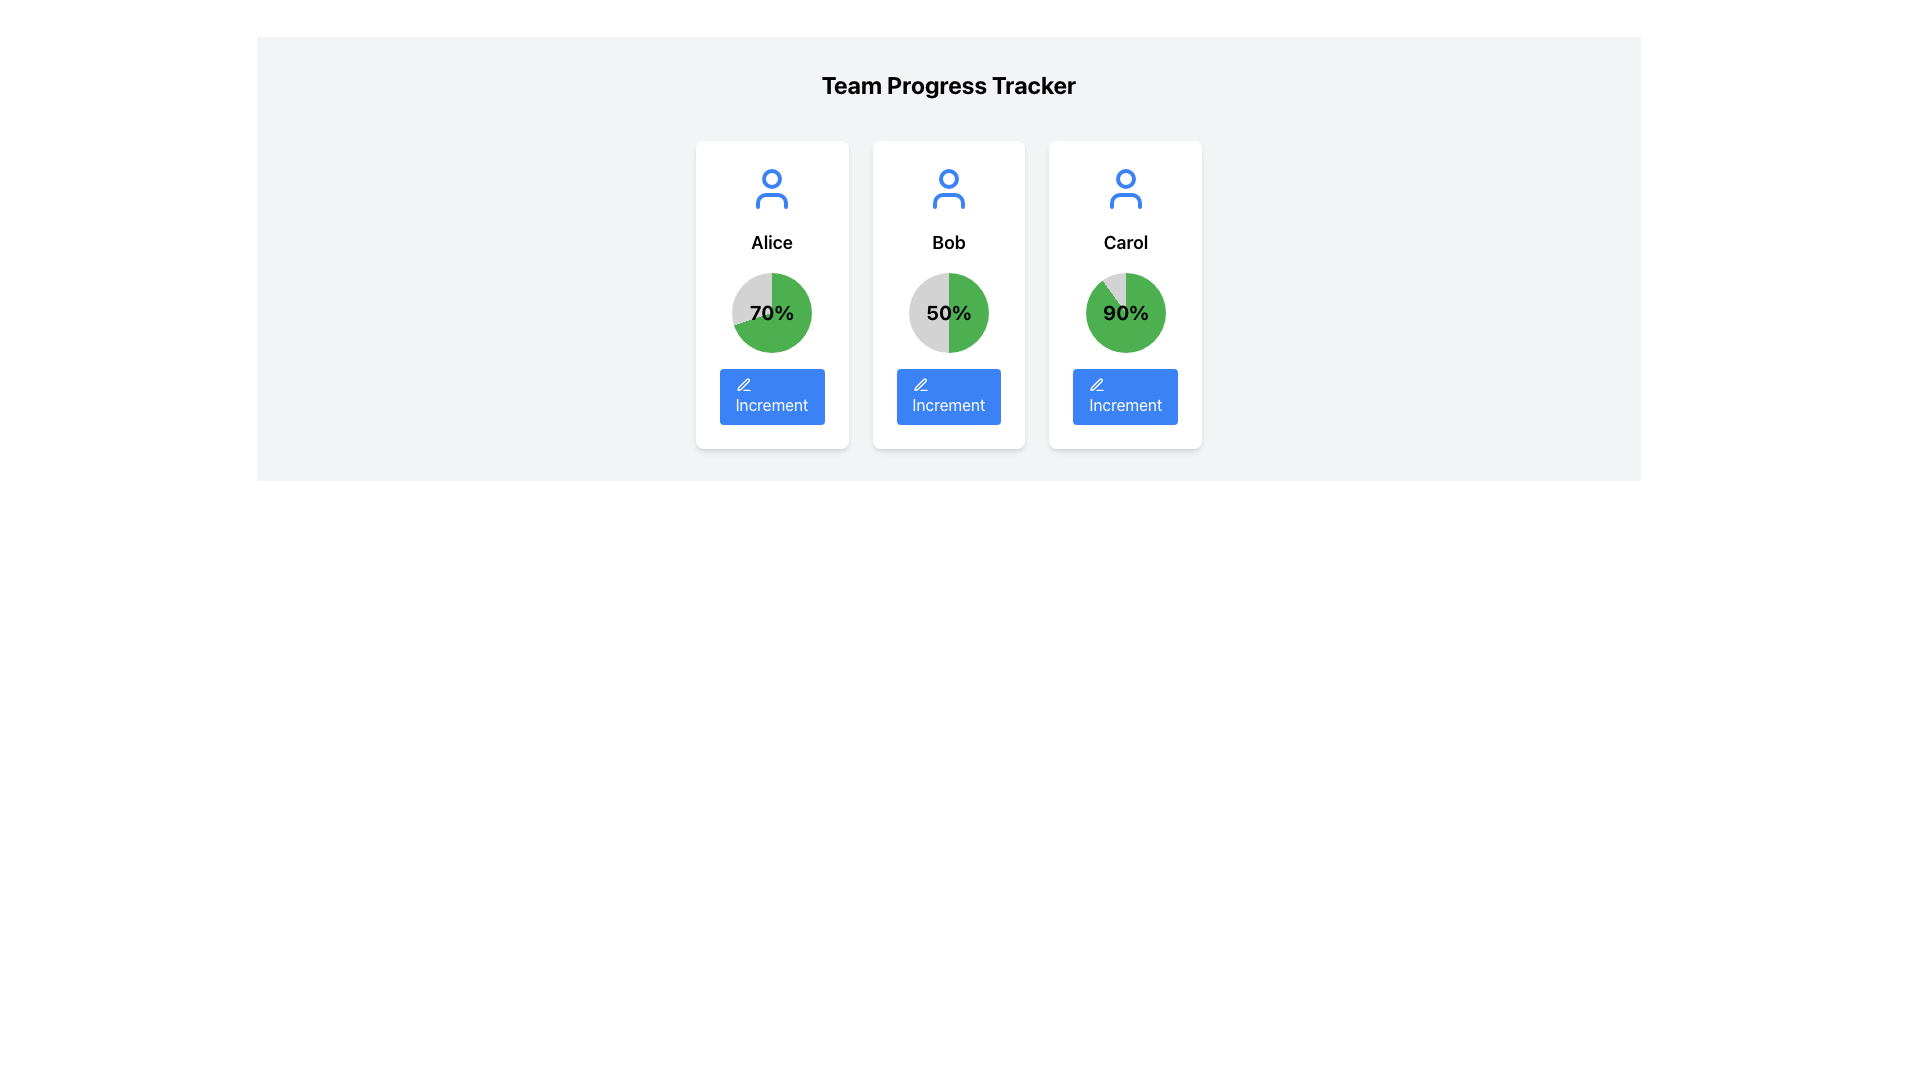 The height and width of the screenshot is (1080, 1920). What do you see at coordinates (742, 385) in the screenshot?
I see `the small blue pen icon representing the edit option, located under the progress circle labeled '70%' within the lower section of the leftmost increment button` at bounding box center [742, 385].